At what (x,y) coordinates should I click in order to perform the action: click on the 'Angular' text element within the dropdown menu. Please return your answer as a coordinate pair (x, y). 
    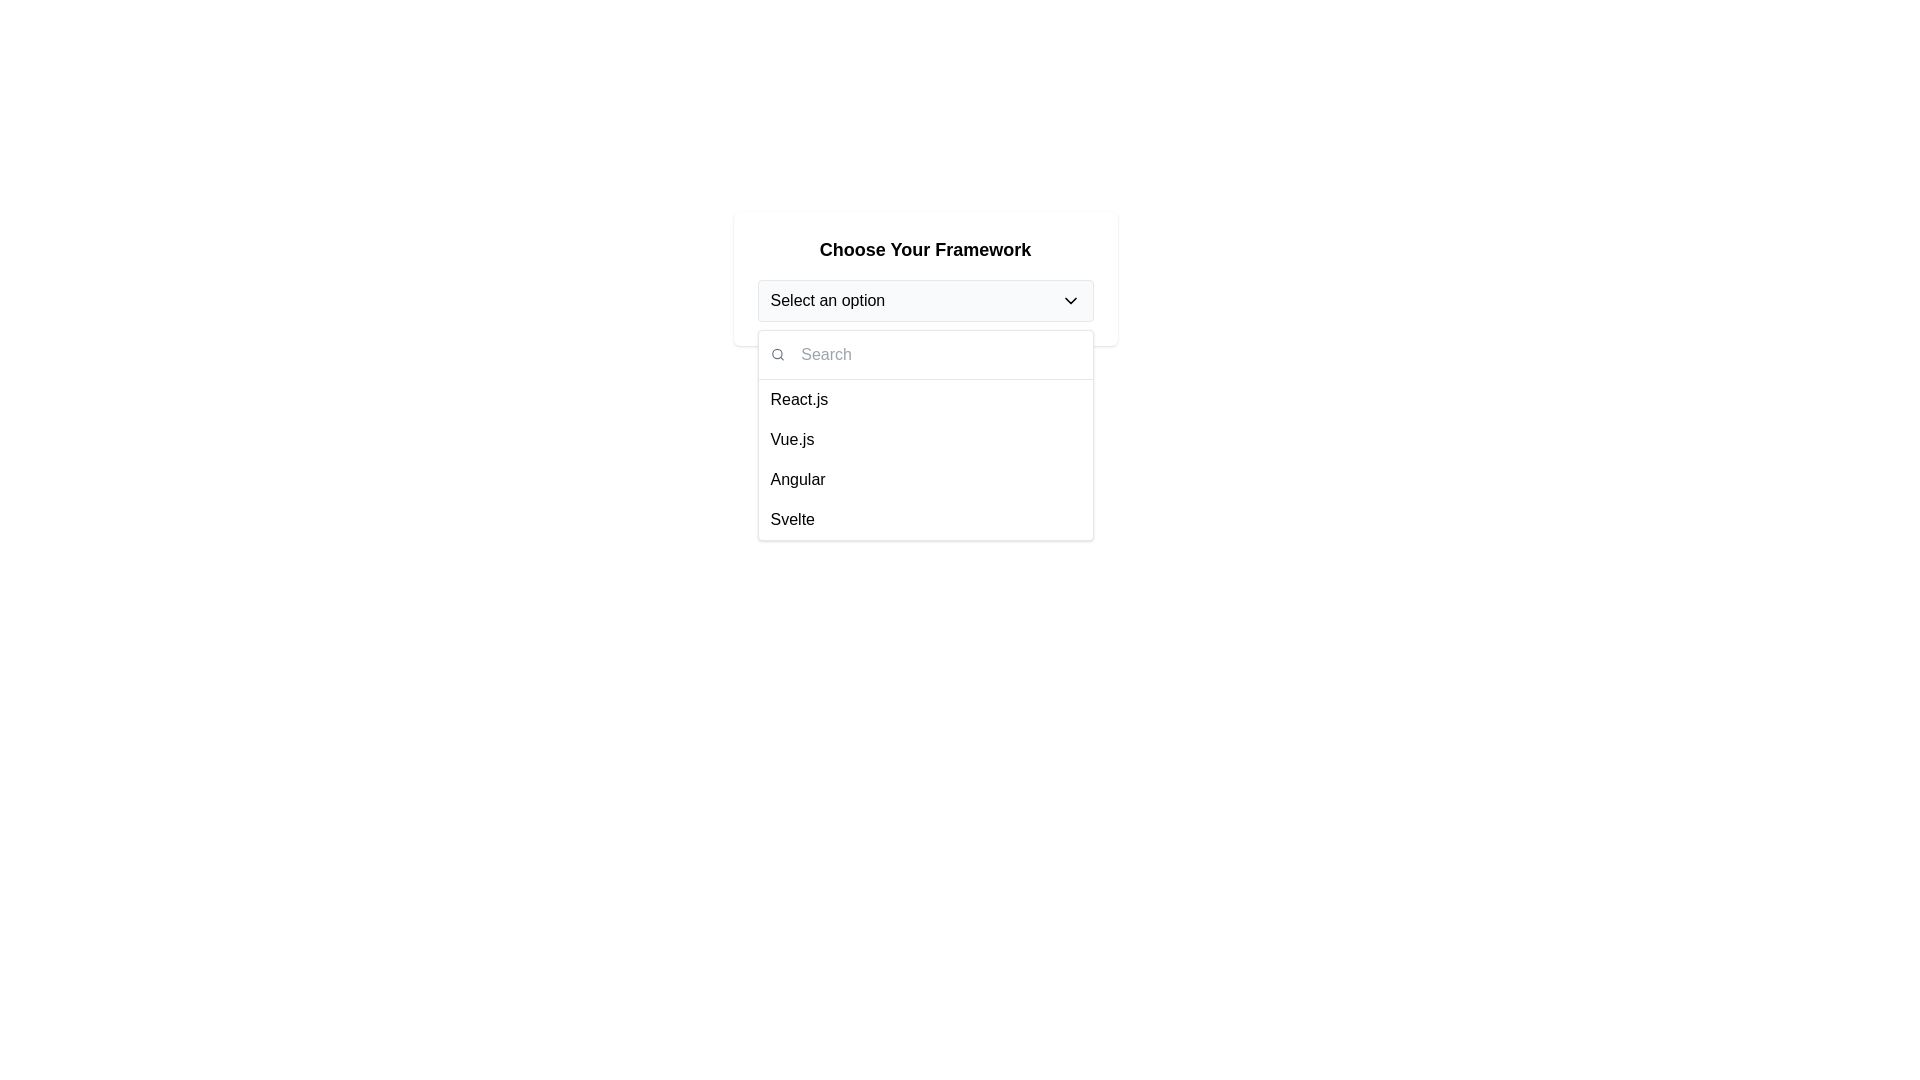
    Looking at the image, I should click on (797, 479).